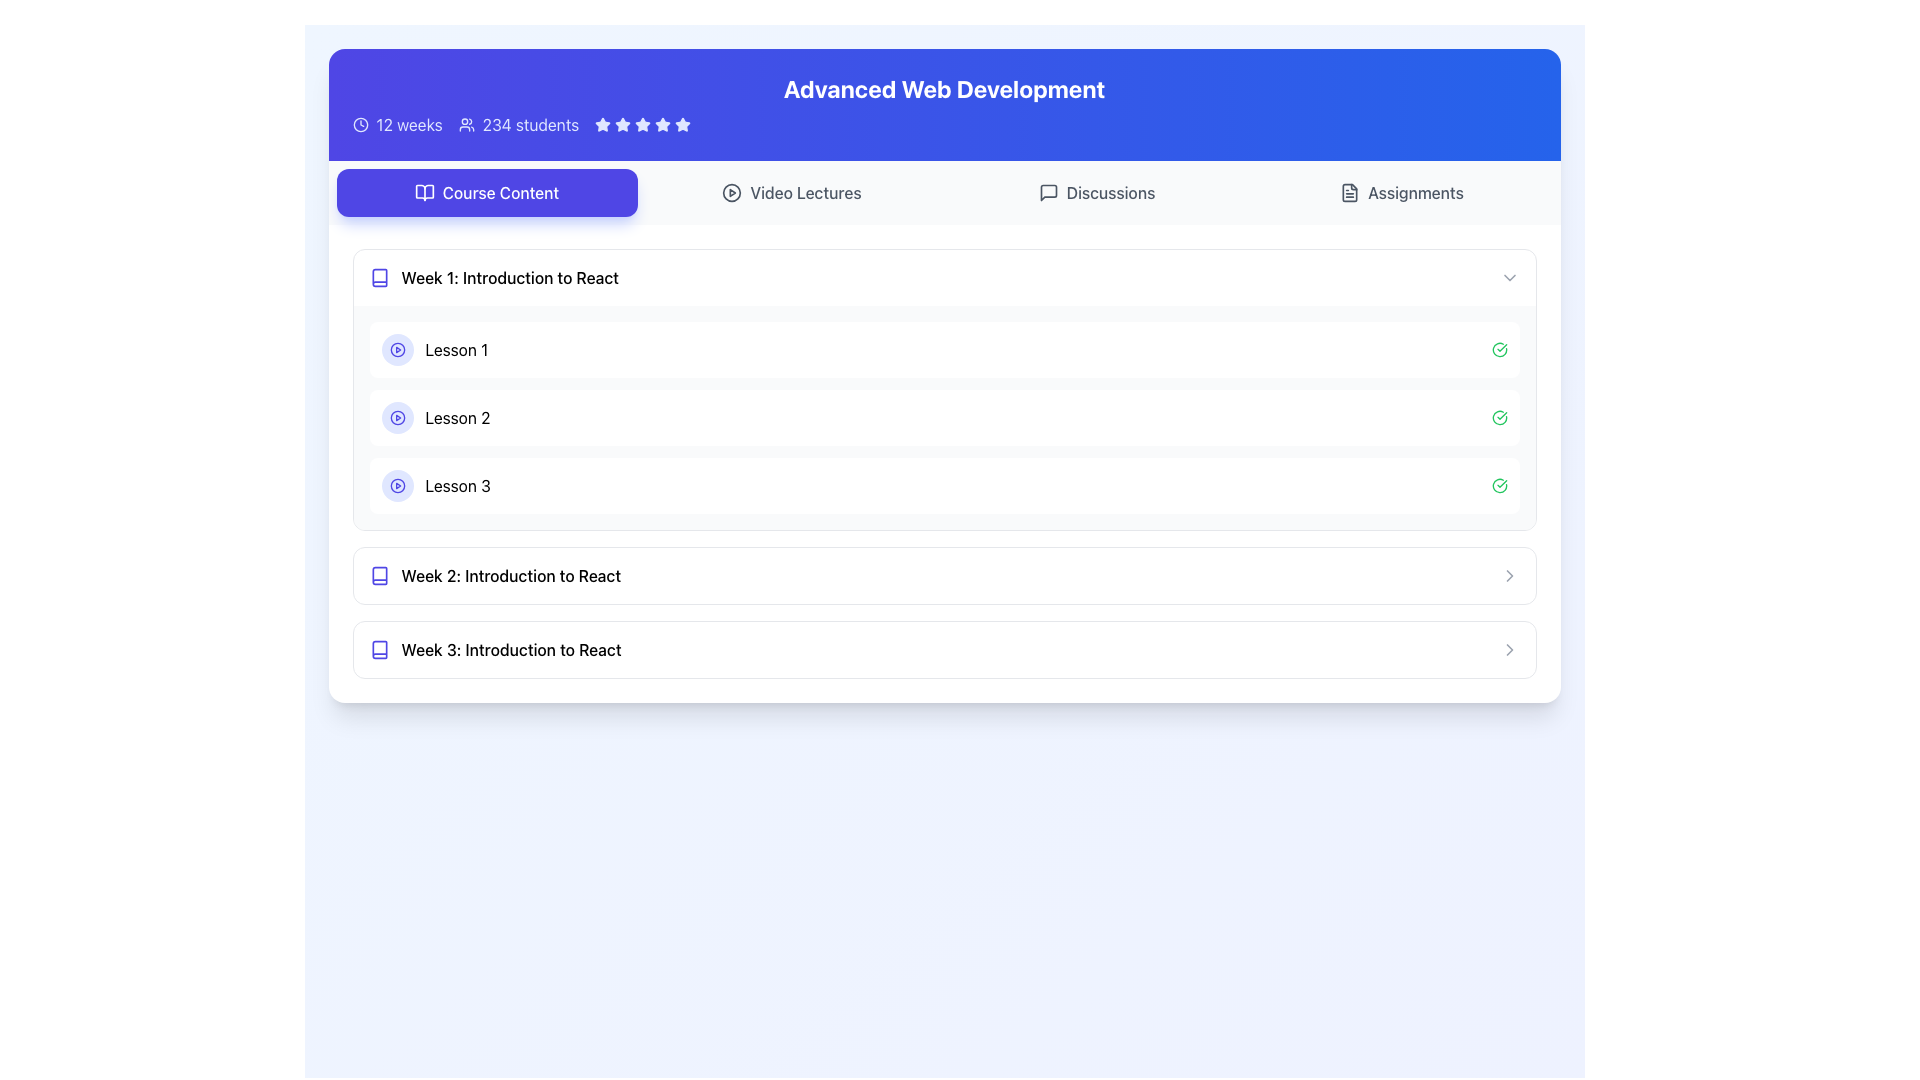 This screenshot has height=1080, width=1920. Describe the element at coordinates (500, 192) in the screenshot. I see `the text label within the prominent rectangular button located in the top section of the interface, guiding users to course materials or syllabus, situated to the left of the 'Video Lectures' and 'Discussions' buttons` at that location.